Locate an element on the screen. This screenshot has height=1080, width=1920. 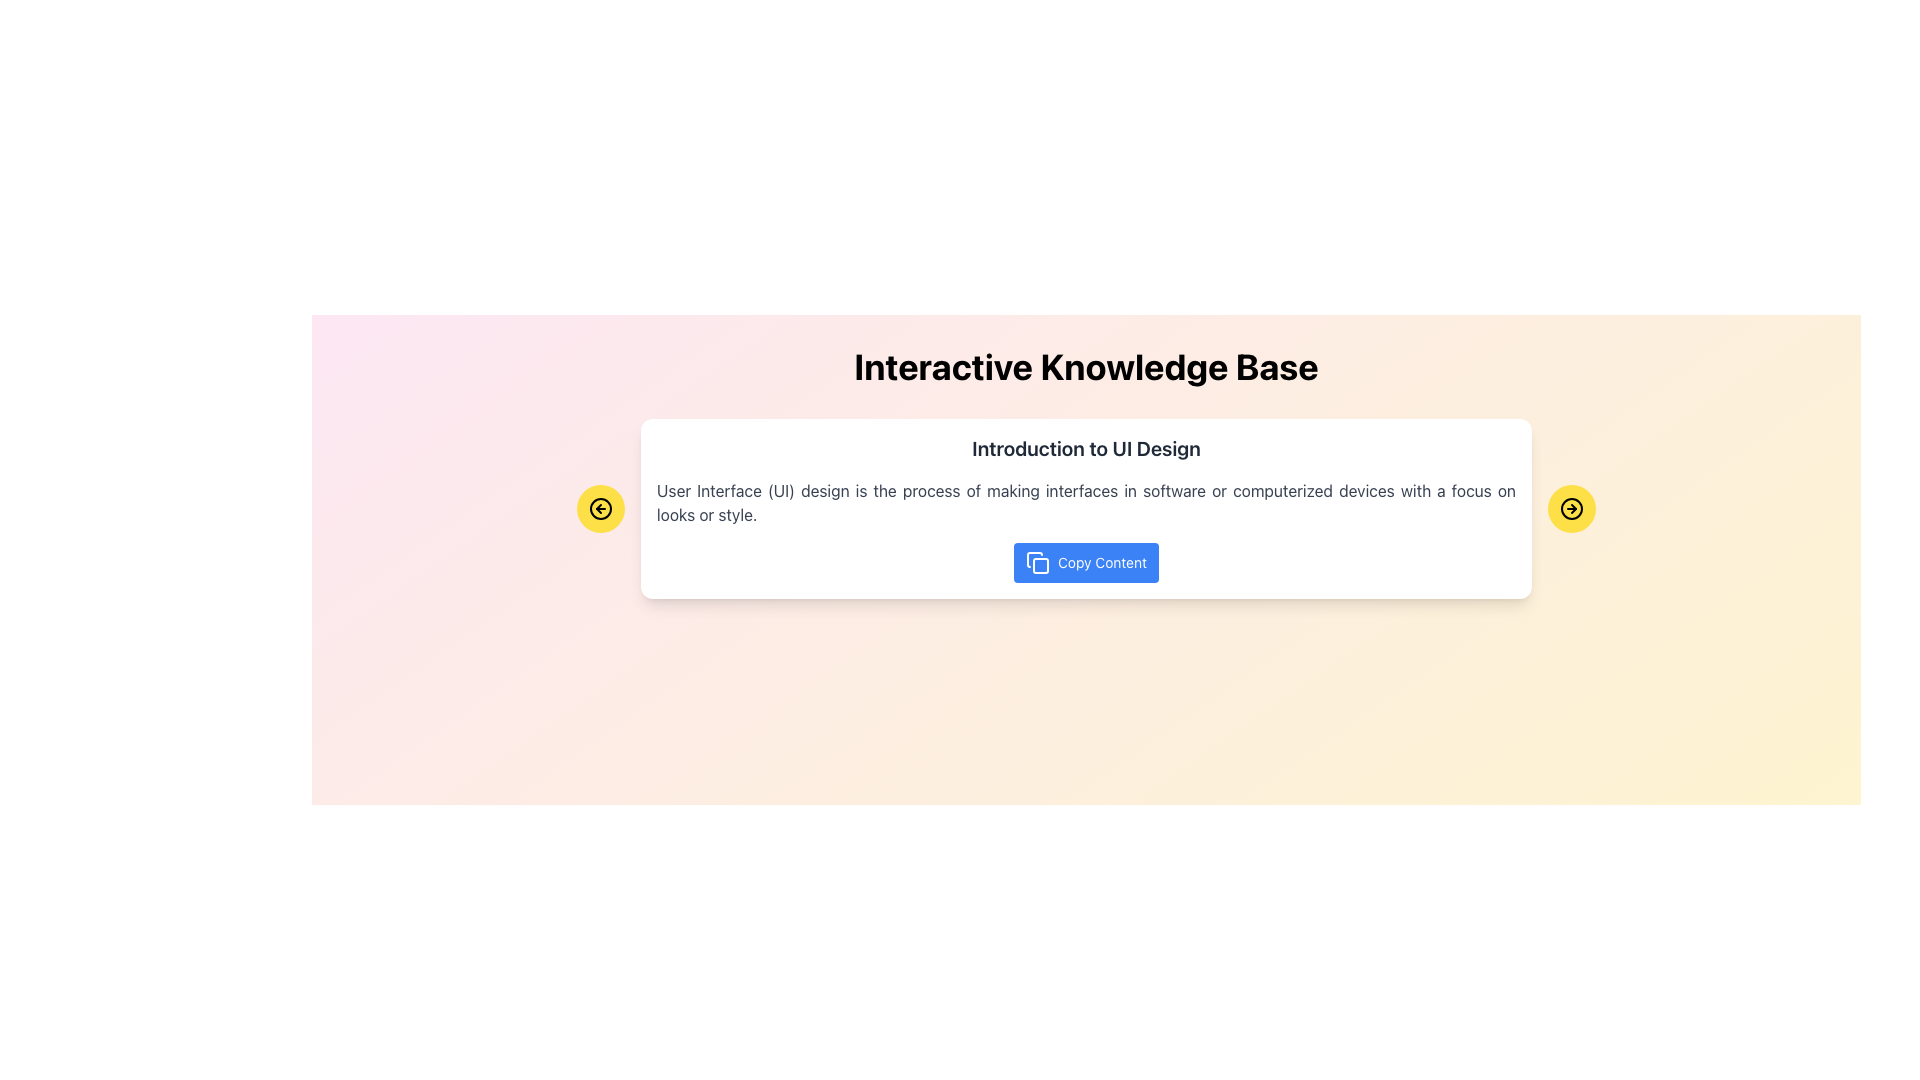
the circular navigation button located to the right of the 'Introduction to UI Design' box is located at coordinates (1570, 508).